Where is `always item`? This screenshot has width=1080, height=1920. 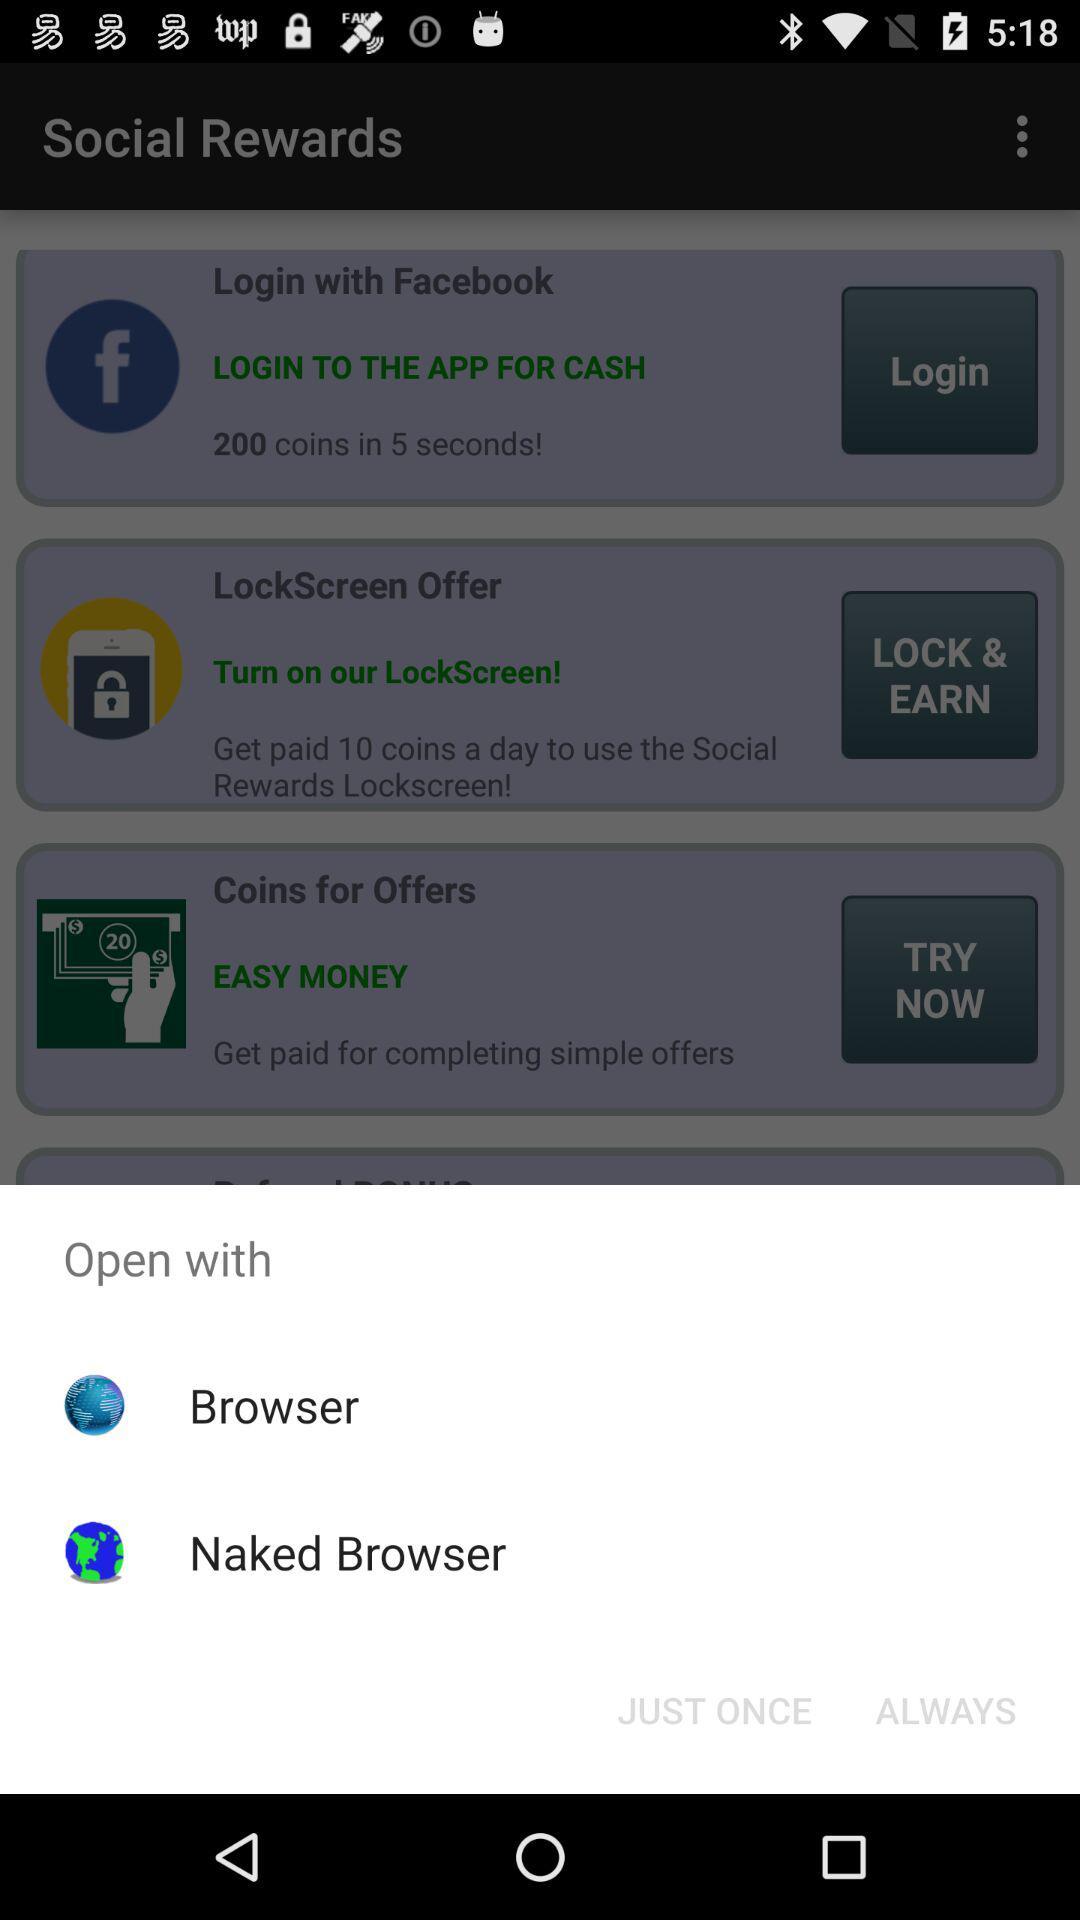
always item is located at coordinates (945, 1708).